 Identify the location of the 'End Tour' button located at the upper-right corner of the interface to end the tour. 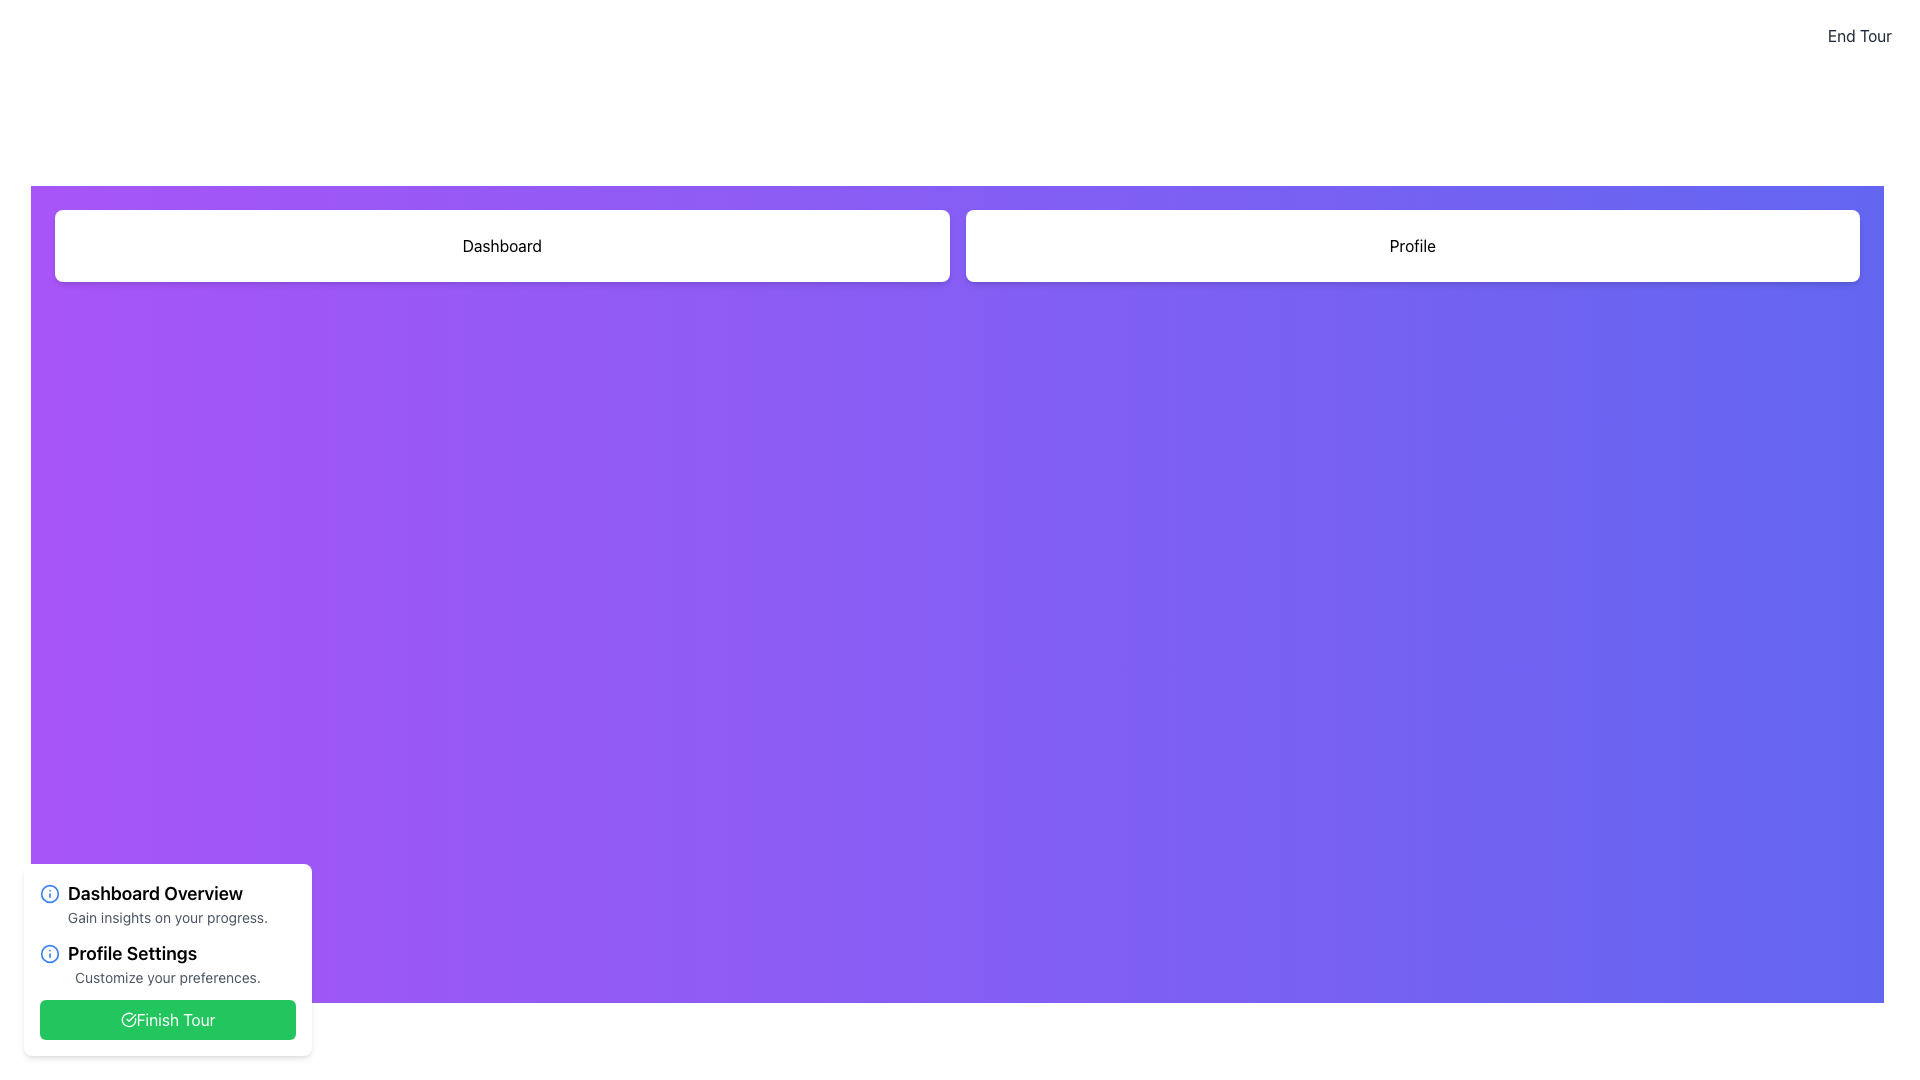
(1858, 35).